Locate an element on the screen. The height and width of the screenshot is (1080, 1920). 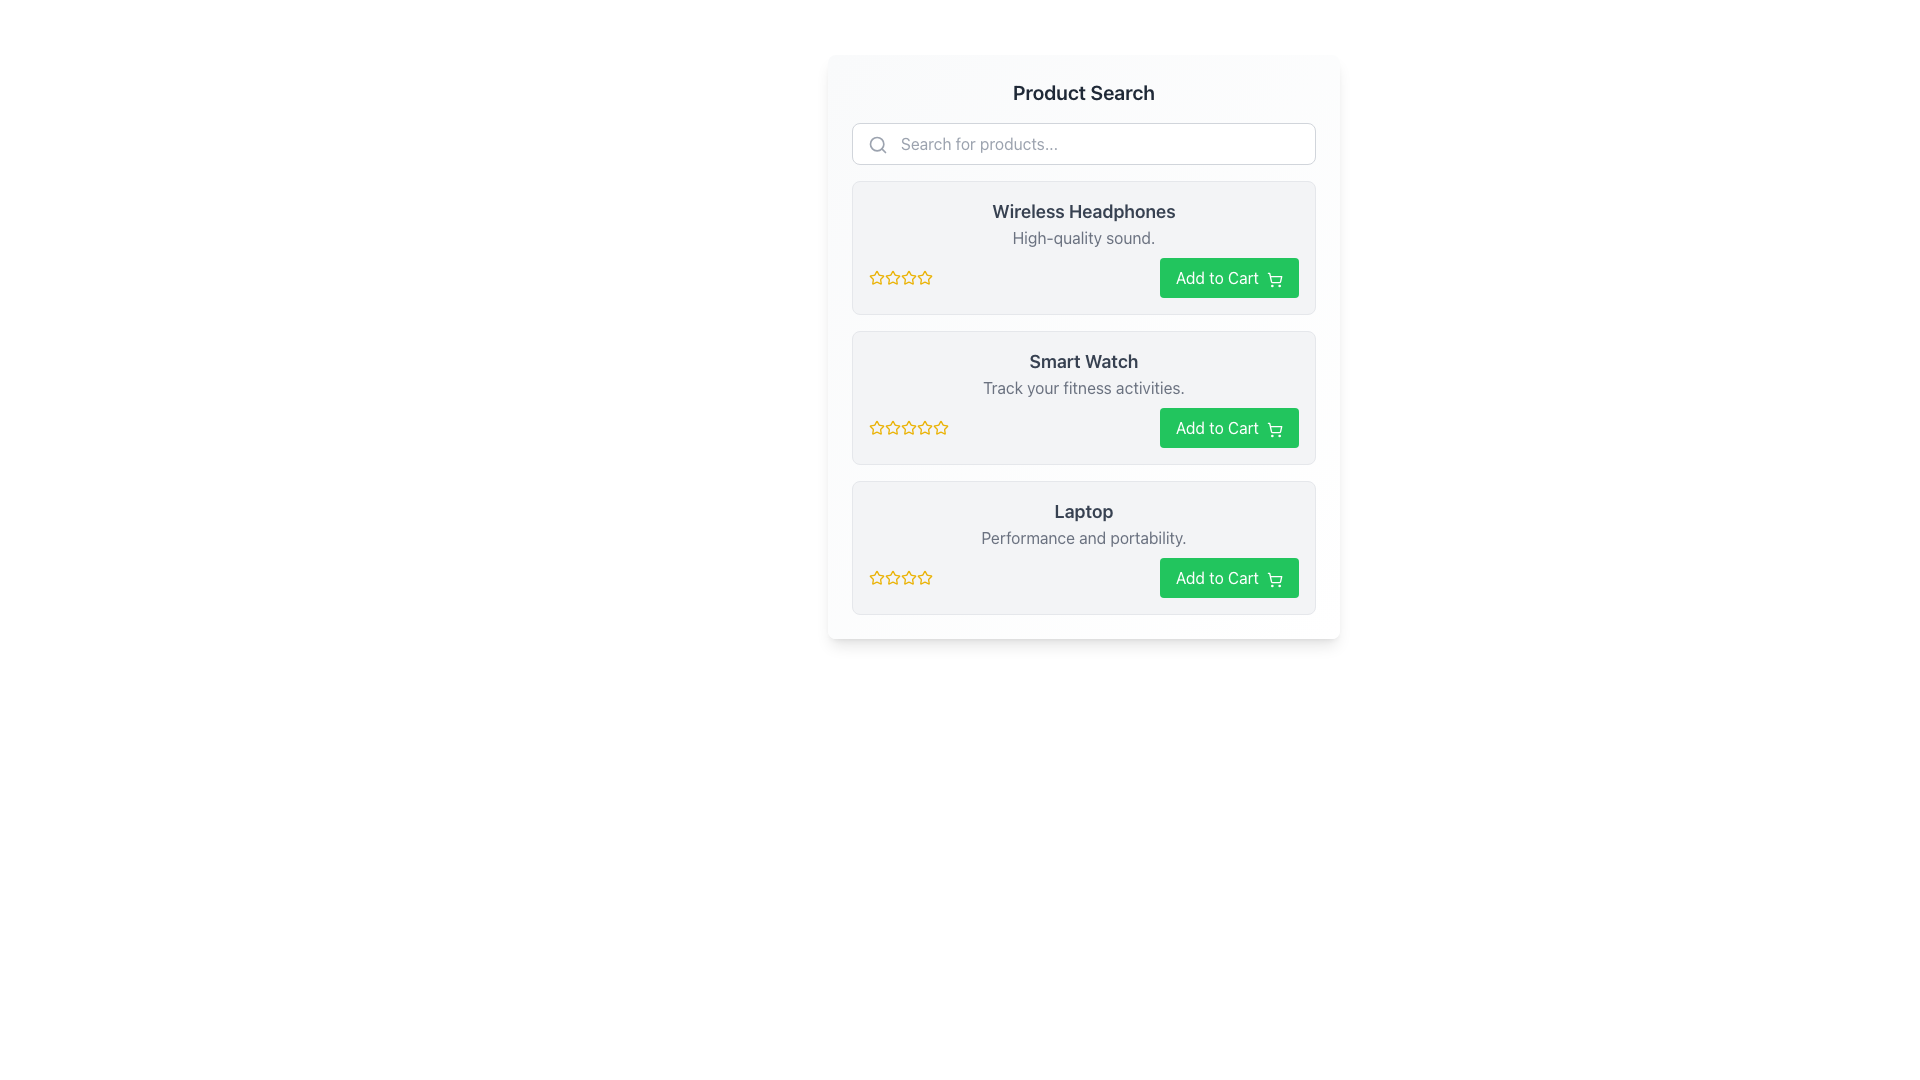
the shopping cart icon located to the right of the 'Add to Cart' text in the second green button is located at coordinates (1274, 427).